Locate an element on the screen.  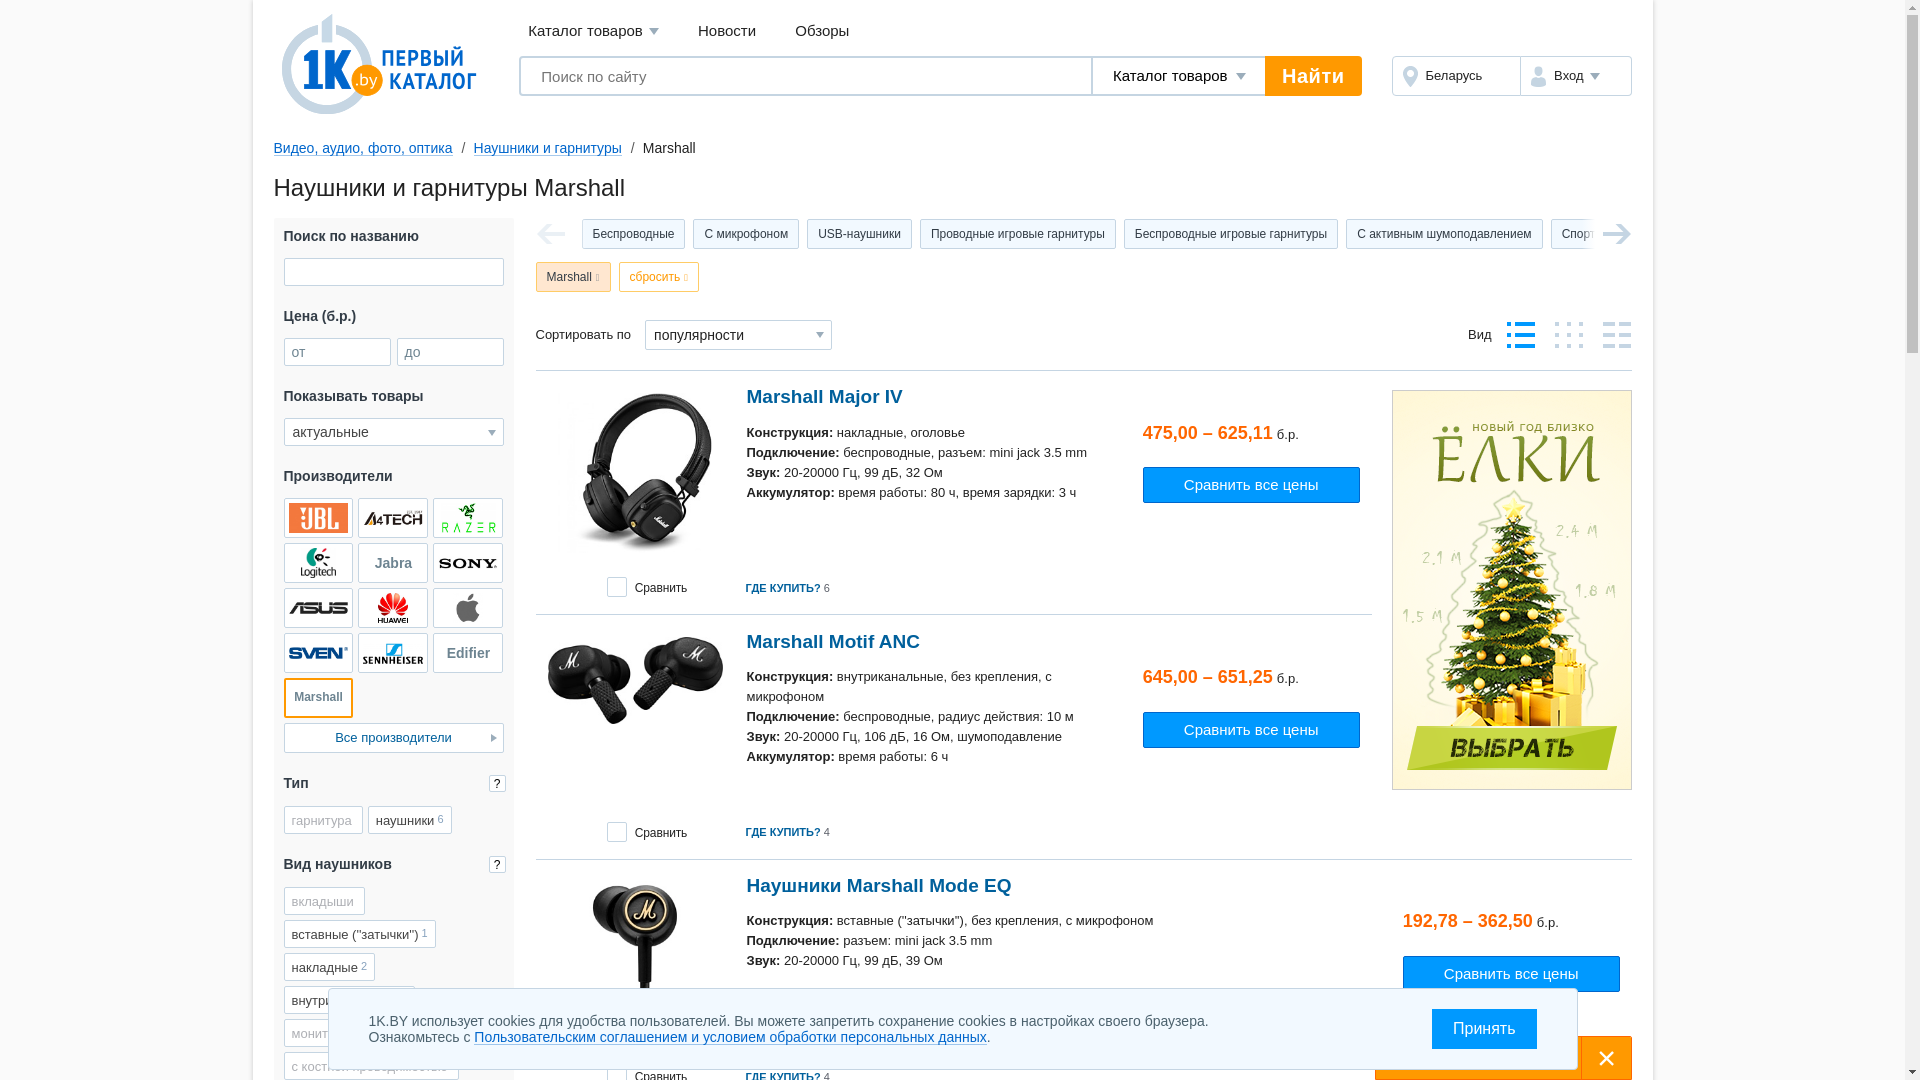
'Marshall' is located at coordinates (317, 697).